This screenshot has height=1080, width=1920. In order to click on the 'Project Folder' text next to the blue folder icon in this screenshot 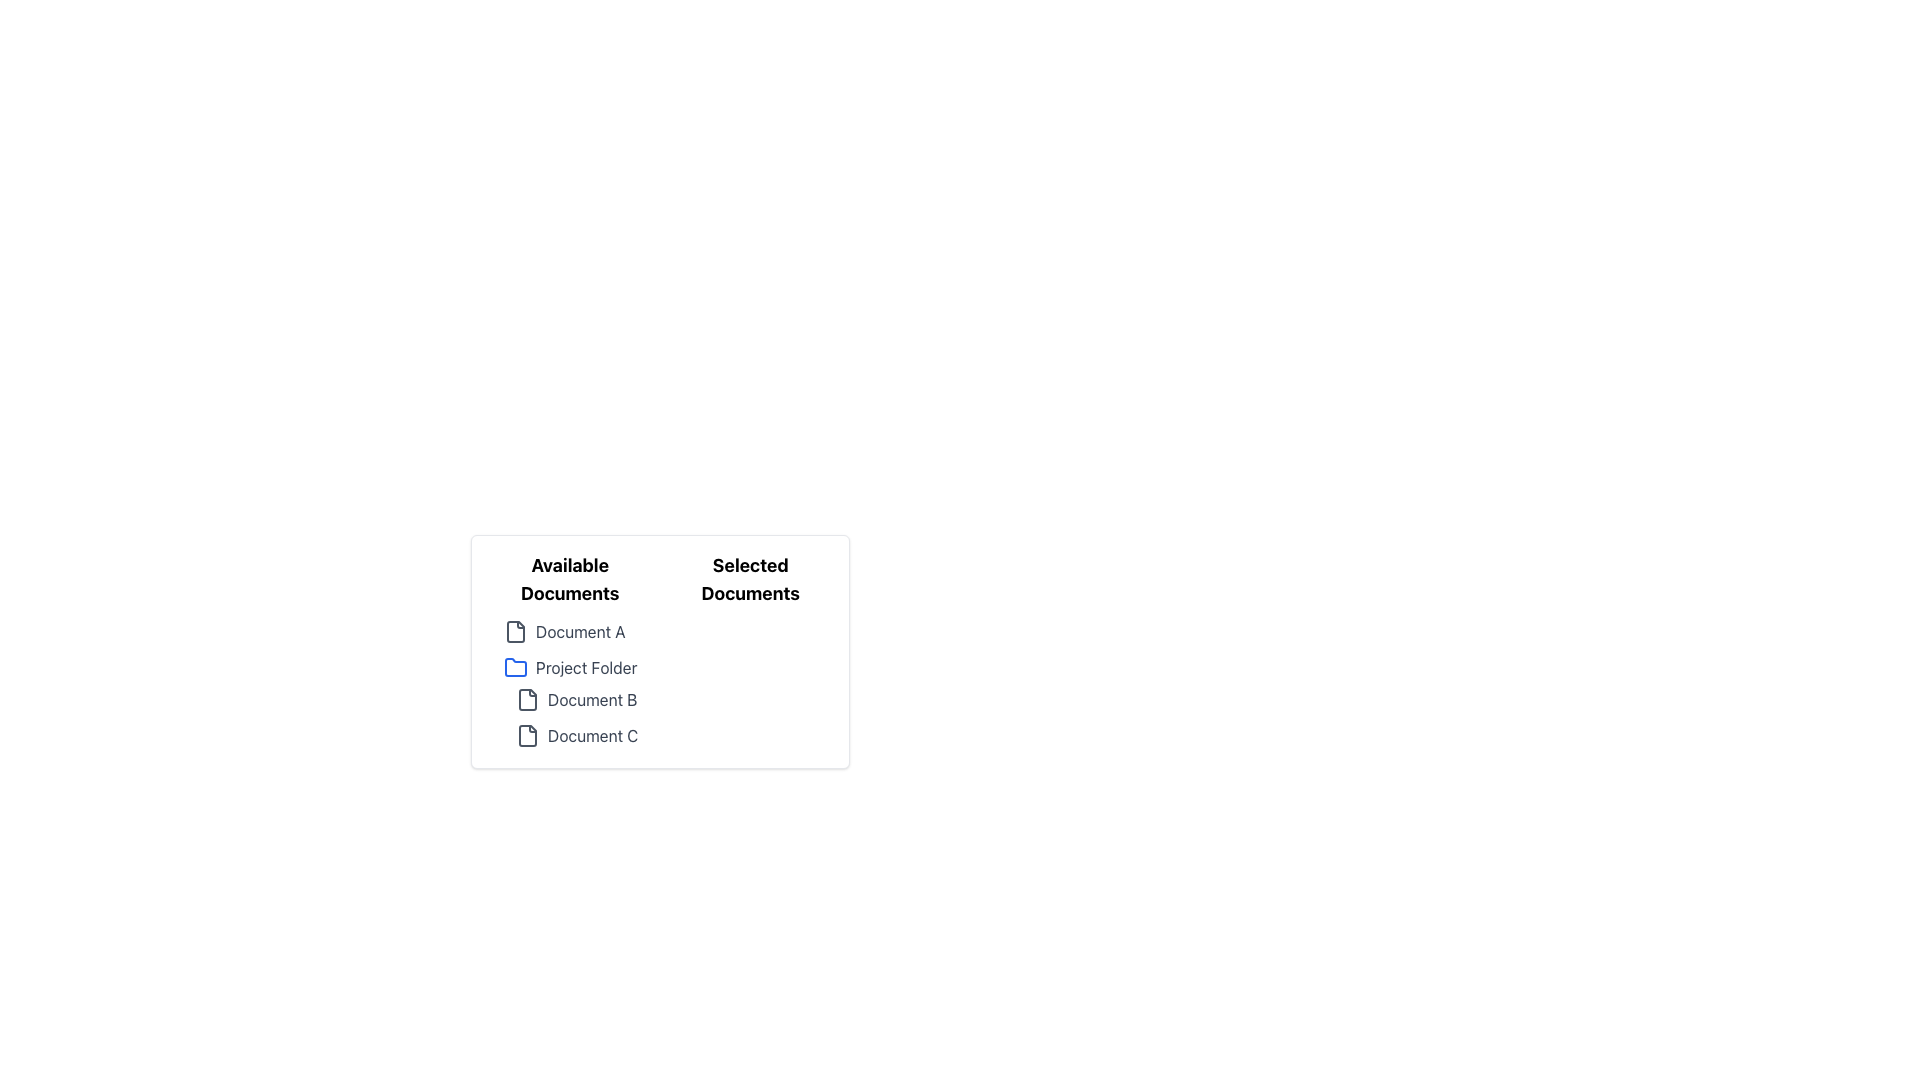, I will do `click(575, 667)`.